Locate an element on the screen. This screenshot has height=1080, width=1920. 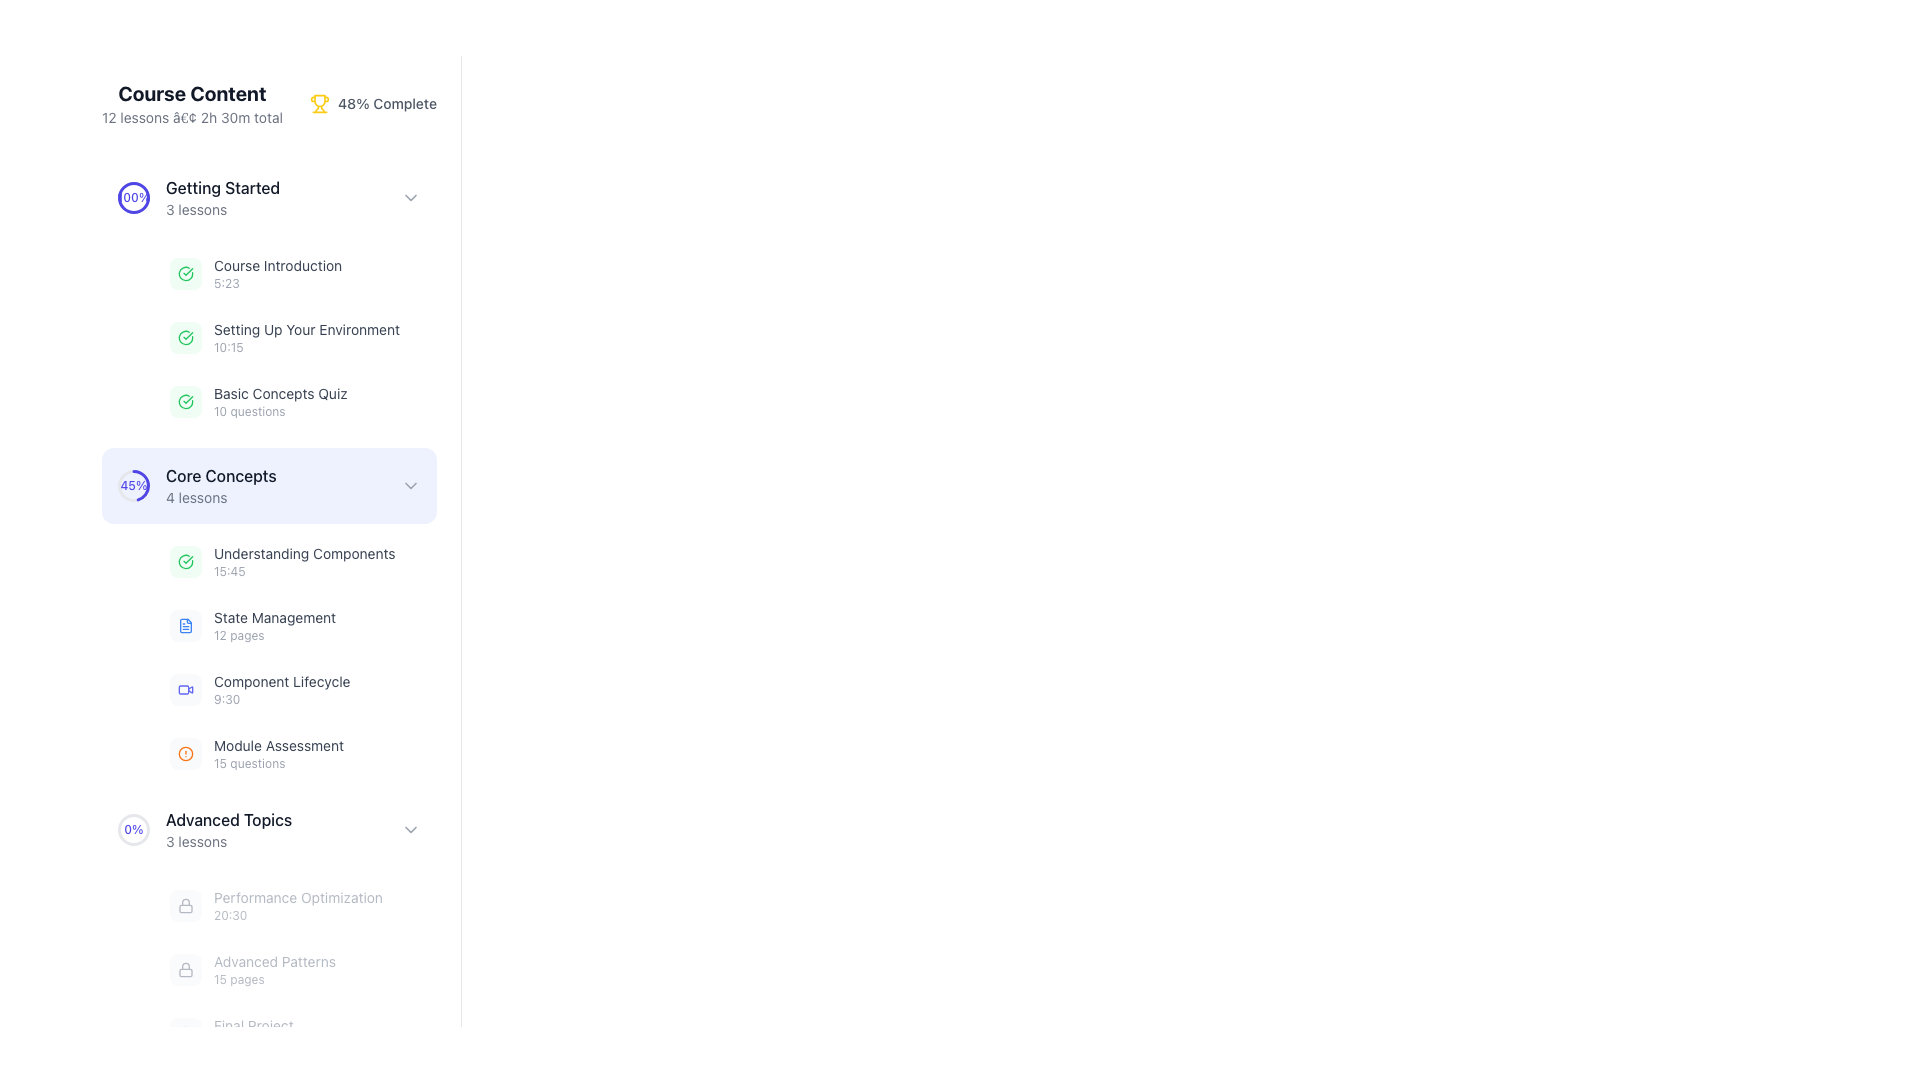
the second list item in the 'Getting Started' section, which provides information about the completion percentage and the number of lessons in 'Core Concepts' is located at coordinates (197, 486).